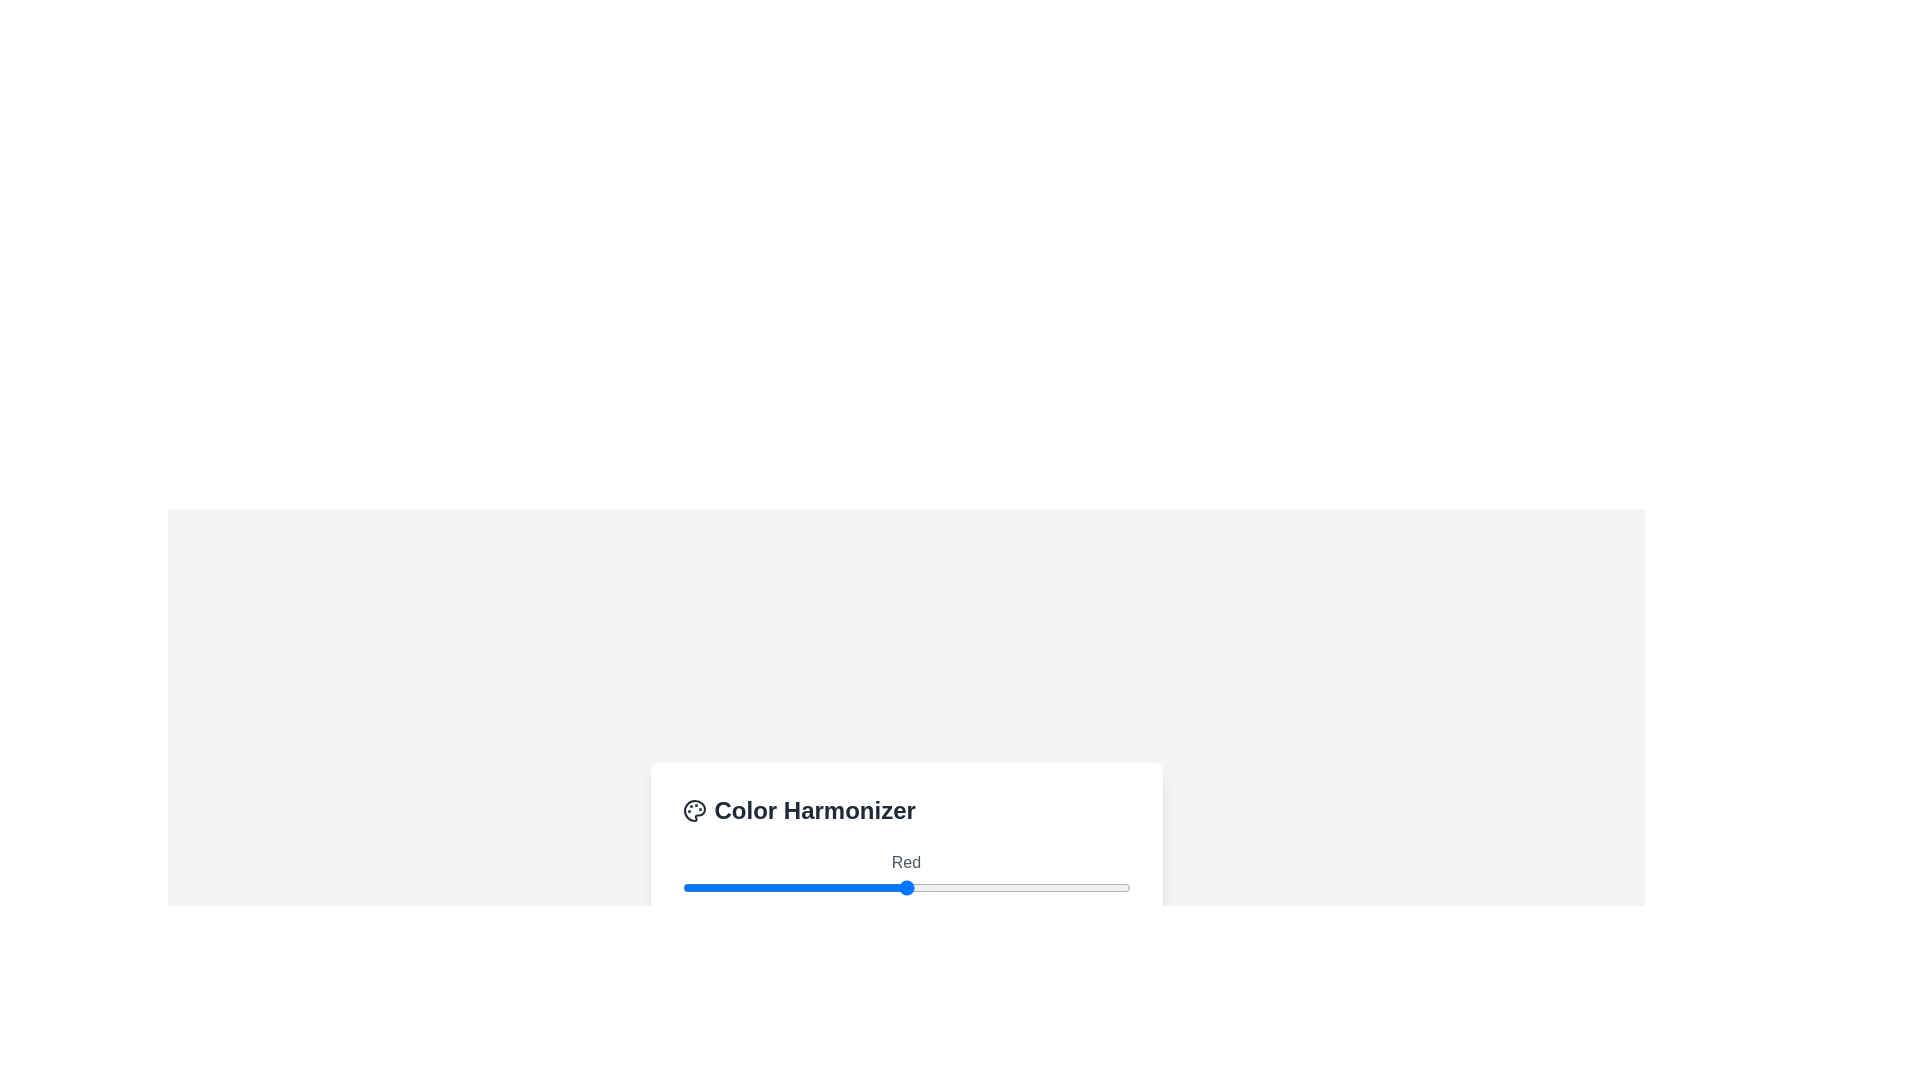 This screenshot has height=1080, width=1920. Describe the element at coordinates (1062, 886) in the screenshot. I see `the red slider to set its value to 217` at that location.